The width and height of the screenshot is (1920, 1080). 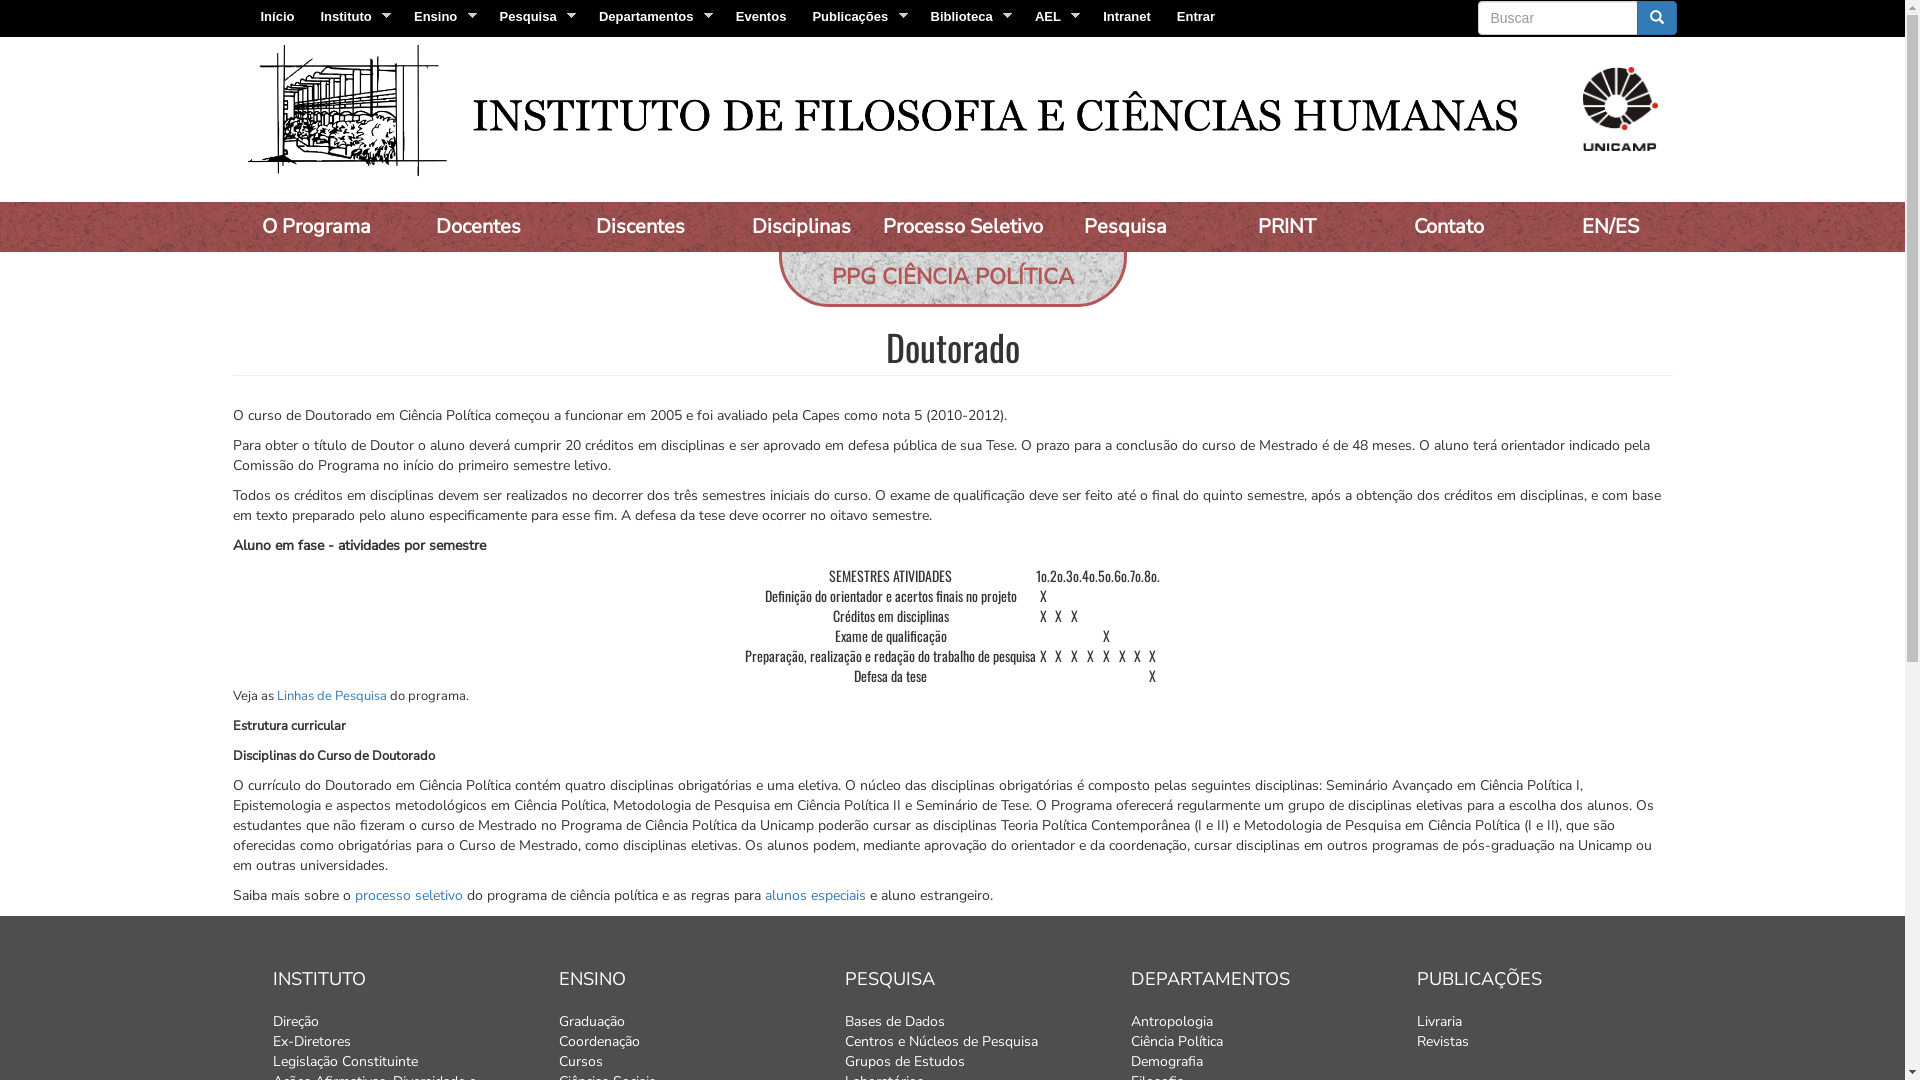 What do you see at coordinates (1195, 16) in the screenshot?
I see `'Entrar'` at bounding box center [1195, 16].